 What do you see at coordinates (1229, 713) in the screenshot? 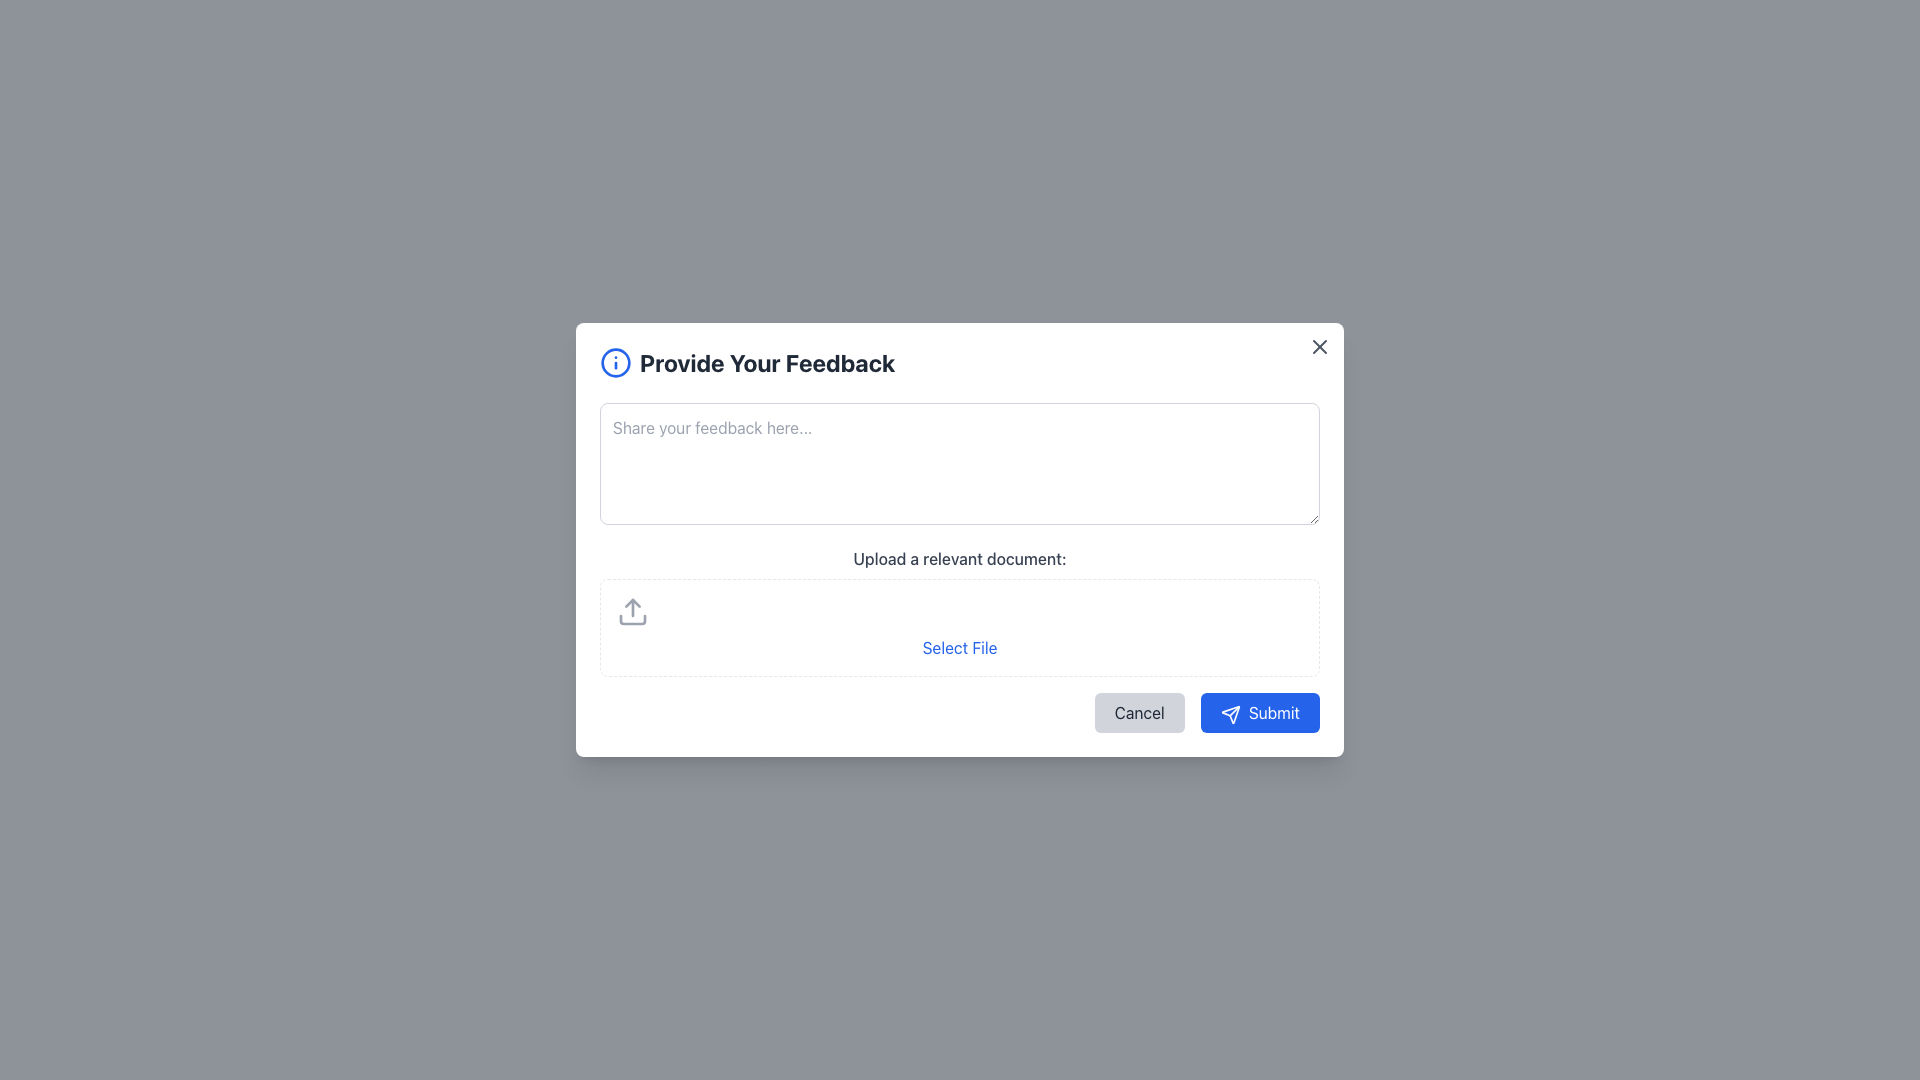
I see `the 'Submit' icon located inside the button labeled 'Submit', positioned to the left of the text label for the action of submitting data` at bounding box center [1229, 713].